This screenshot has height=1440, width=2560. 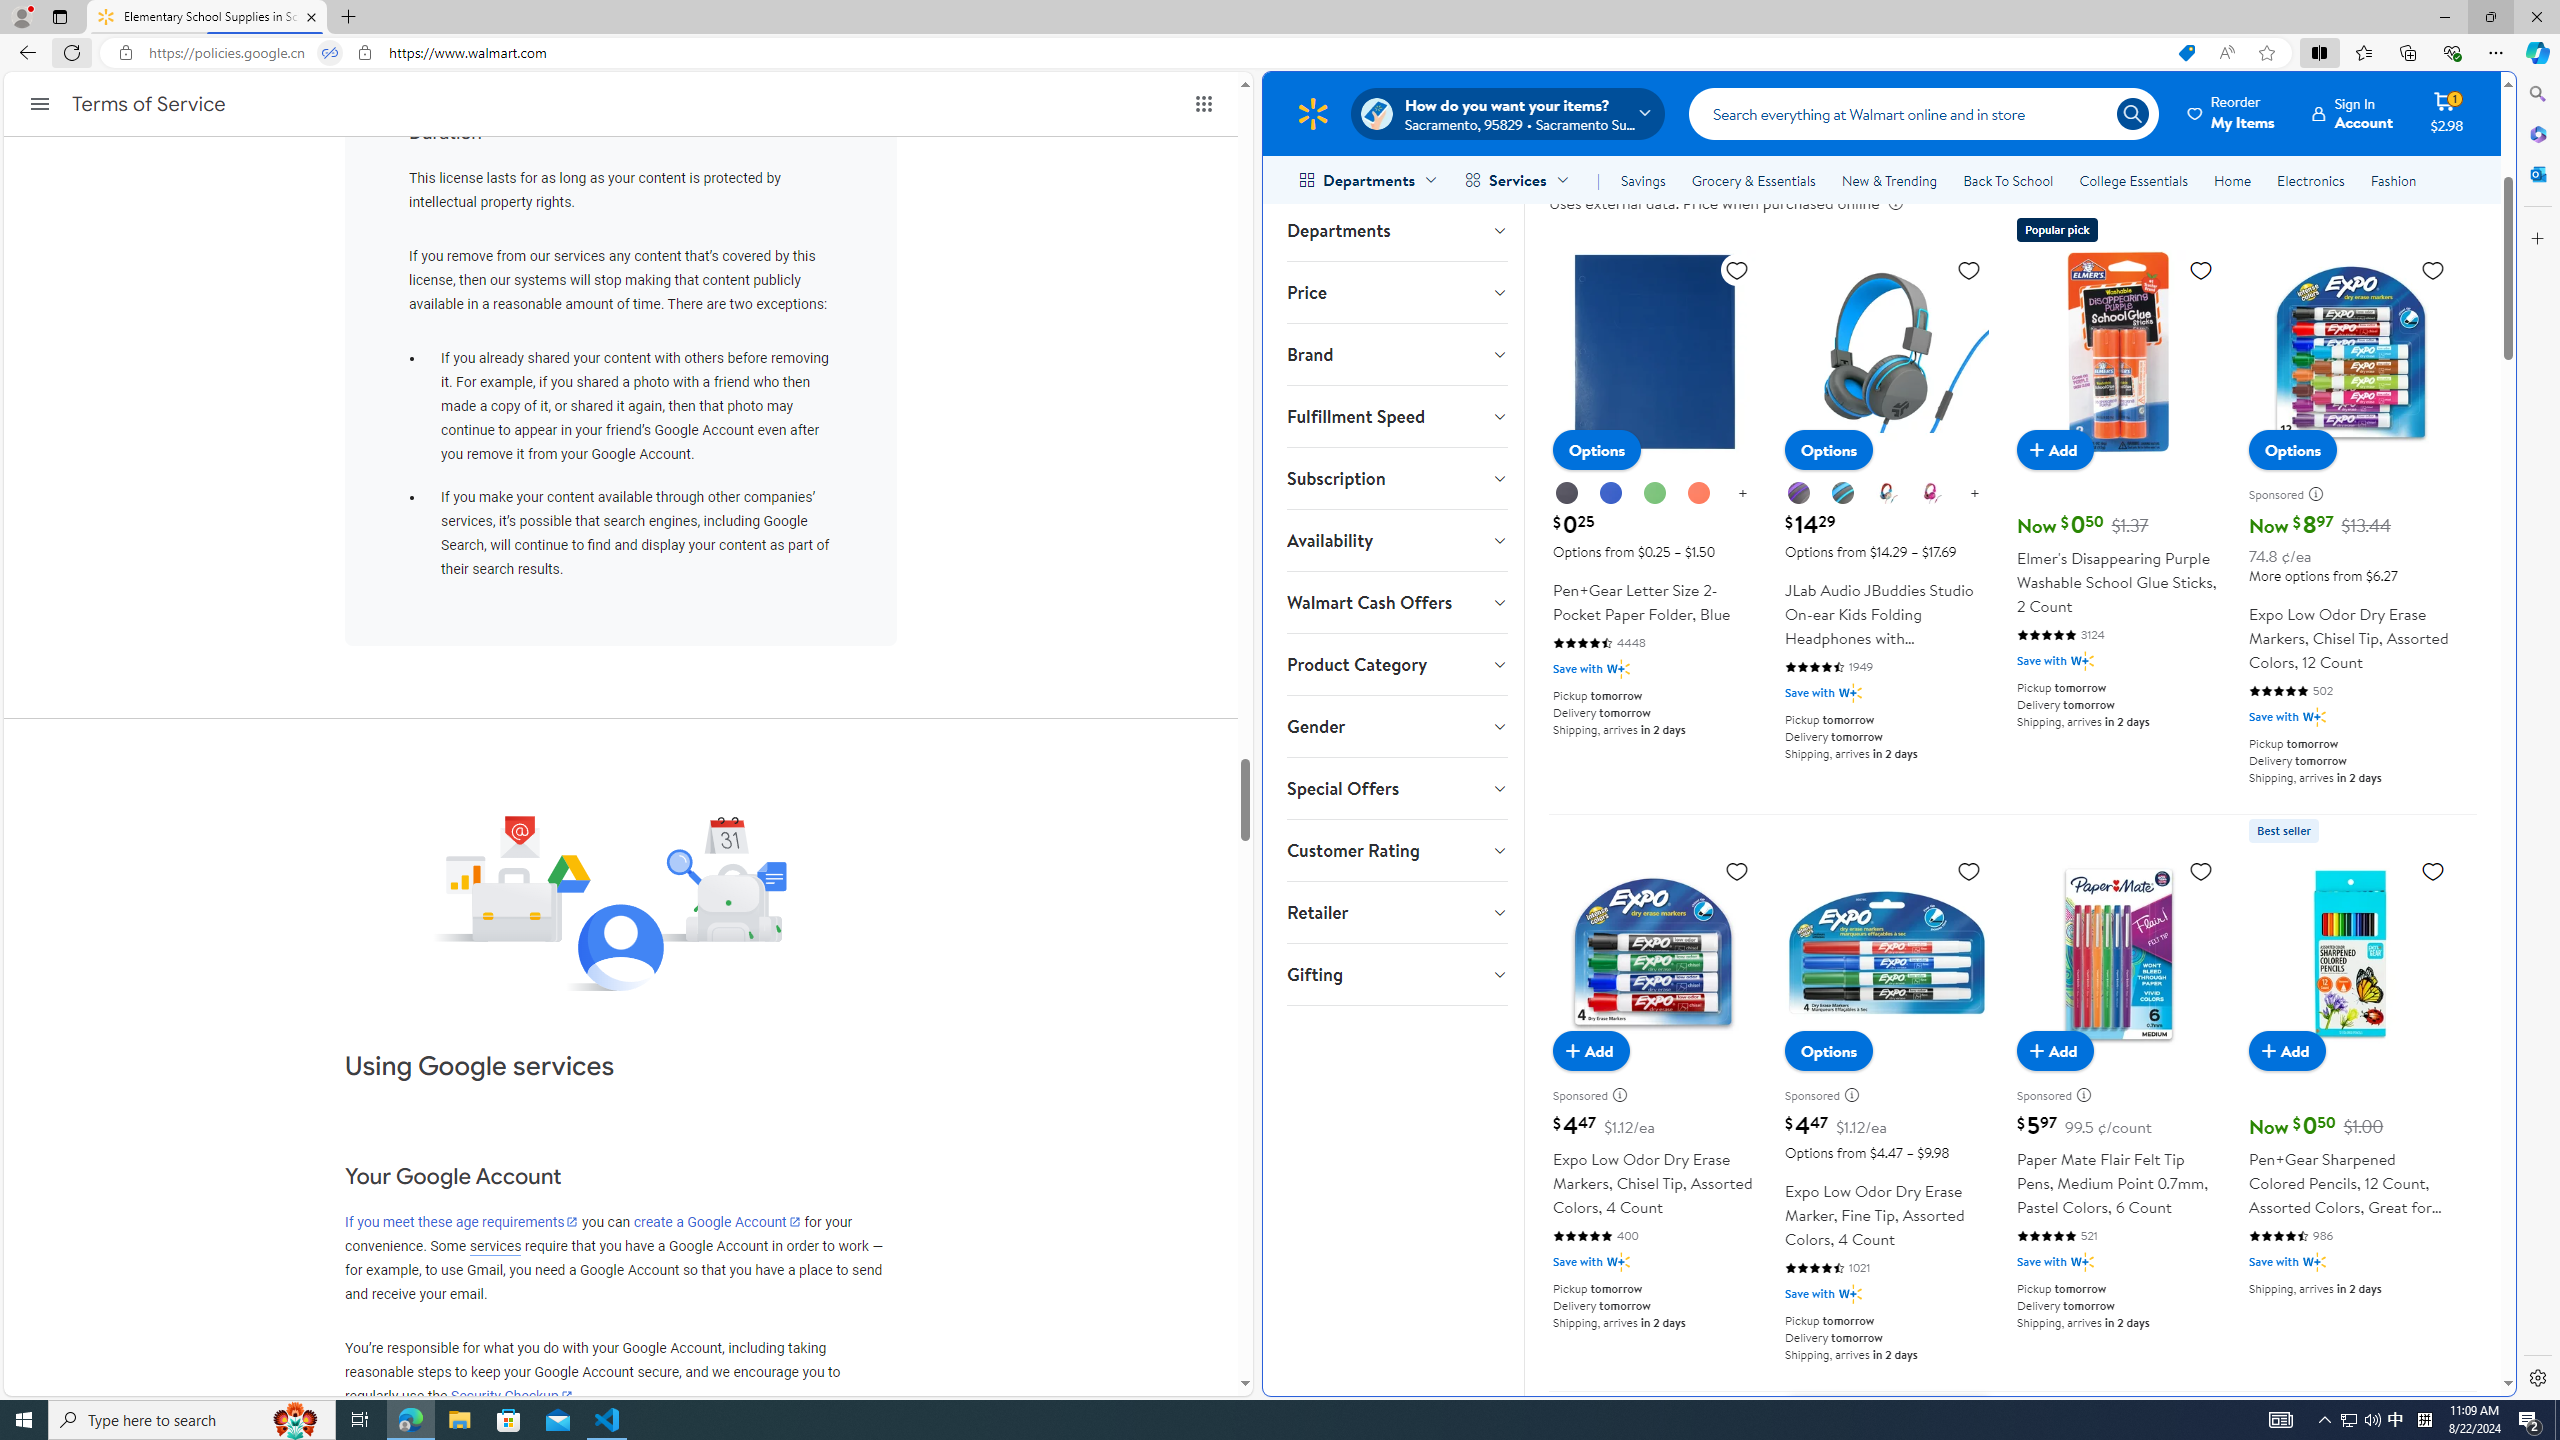 I want to click on 'Green', so click(x=1655, y=493).